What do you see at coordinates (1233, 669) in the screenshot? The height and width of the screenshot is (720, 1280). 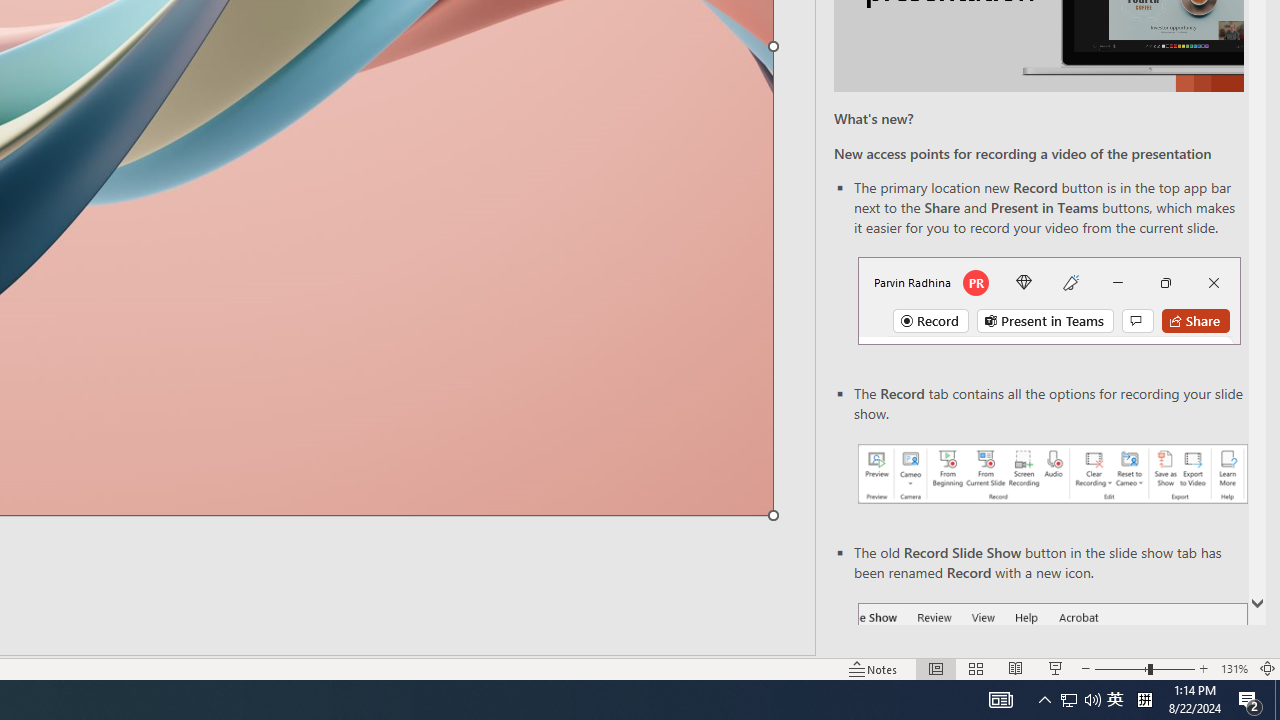 I see `'Zoom 131%'` at bounding box center [1233, 669].